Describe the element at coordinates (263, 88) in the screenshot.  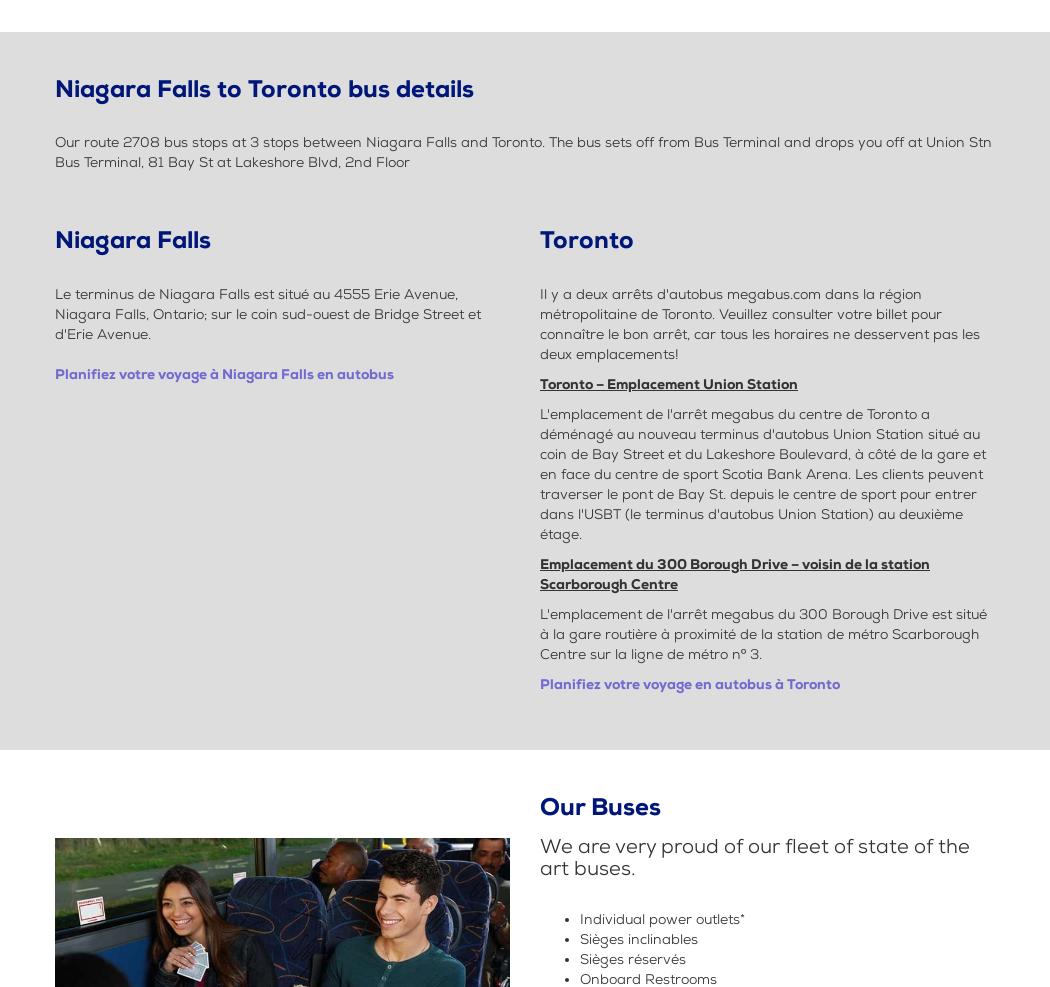
I see `'Niagara Falls to Toronto bus details'` at that location.